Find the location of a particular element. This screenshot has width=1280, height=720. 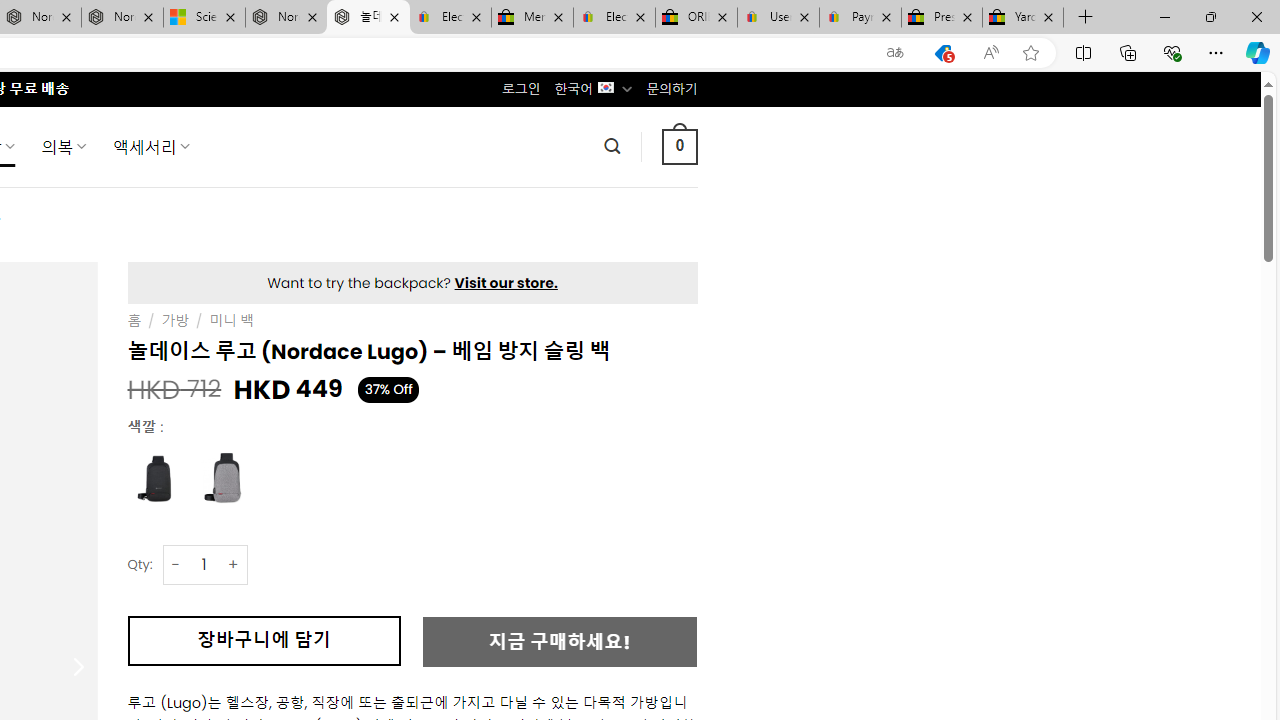

'Payments Terms of Use | eBay.com' is located at coordinates (860, 17).